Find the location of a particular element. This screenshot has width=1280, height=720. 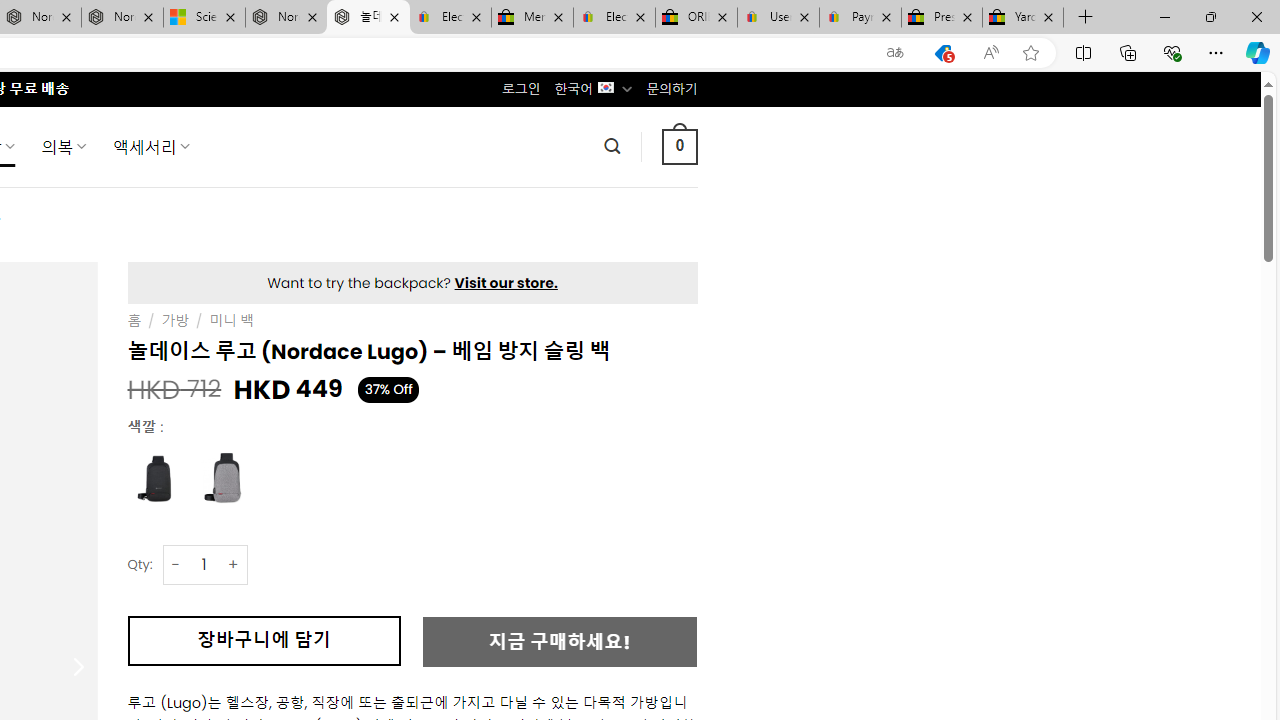

'Payments Terms of Use | eBay.com' is located at coordinates (860, 17).